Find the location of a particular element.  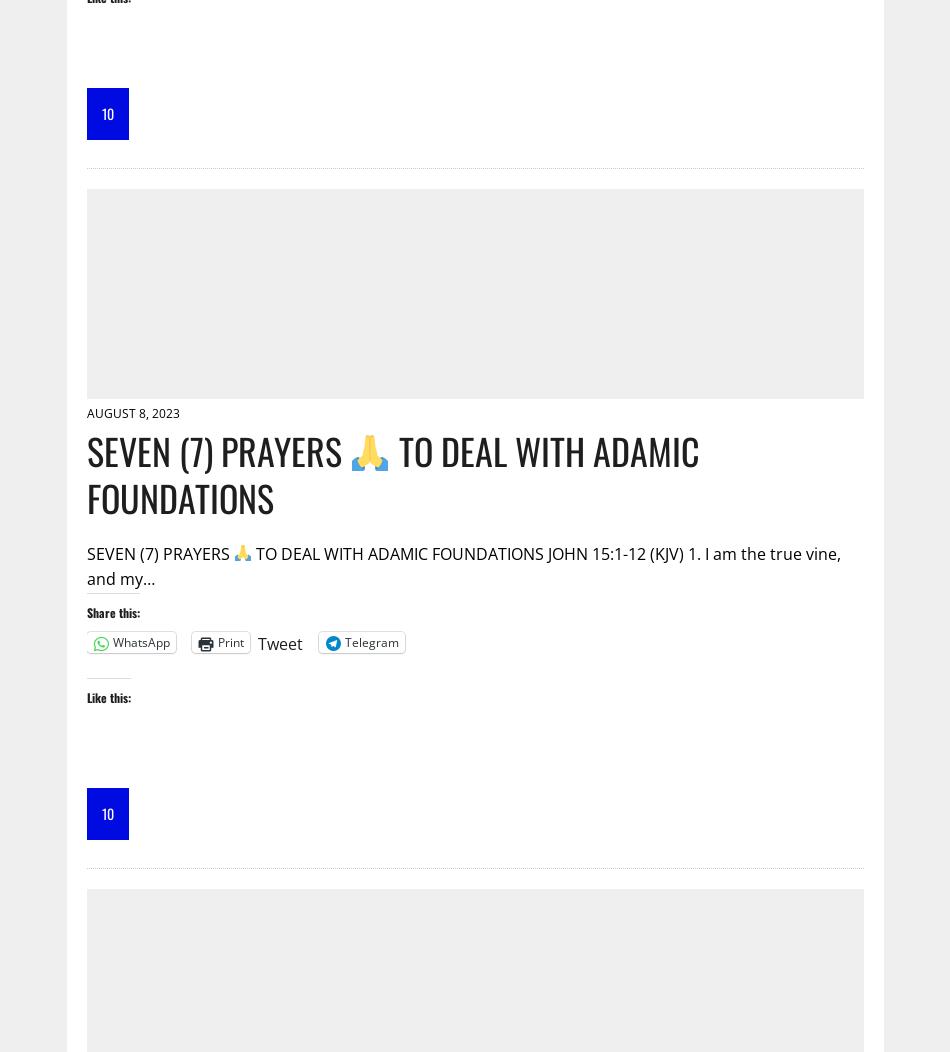

'Like this:' is located at coordinates (108, 696).